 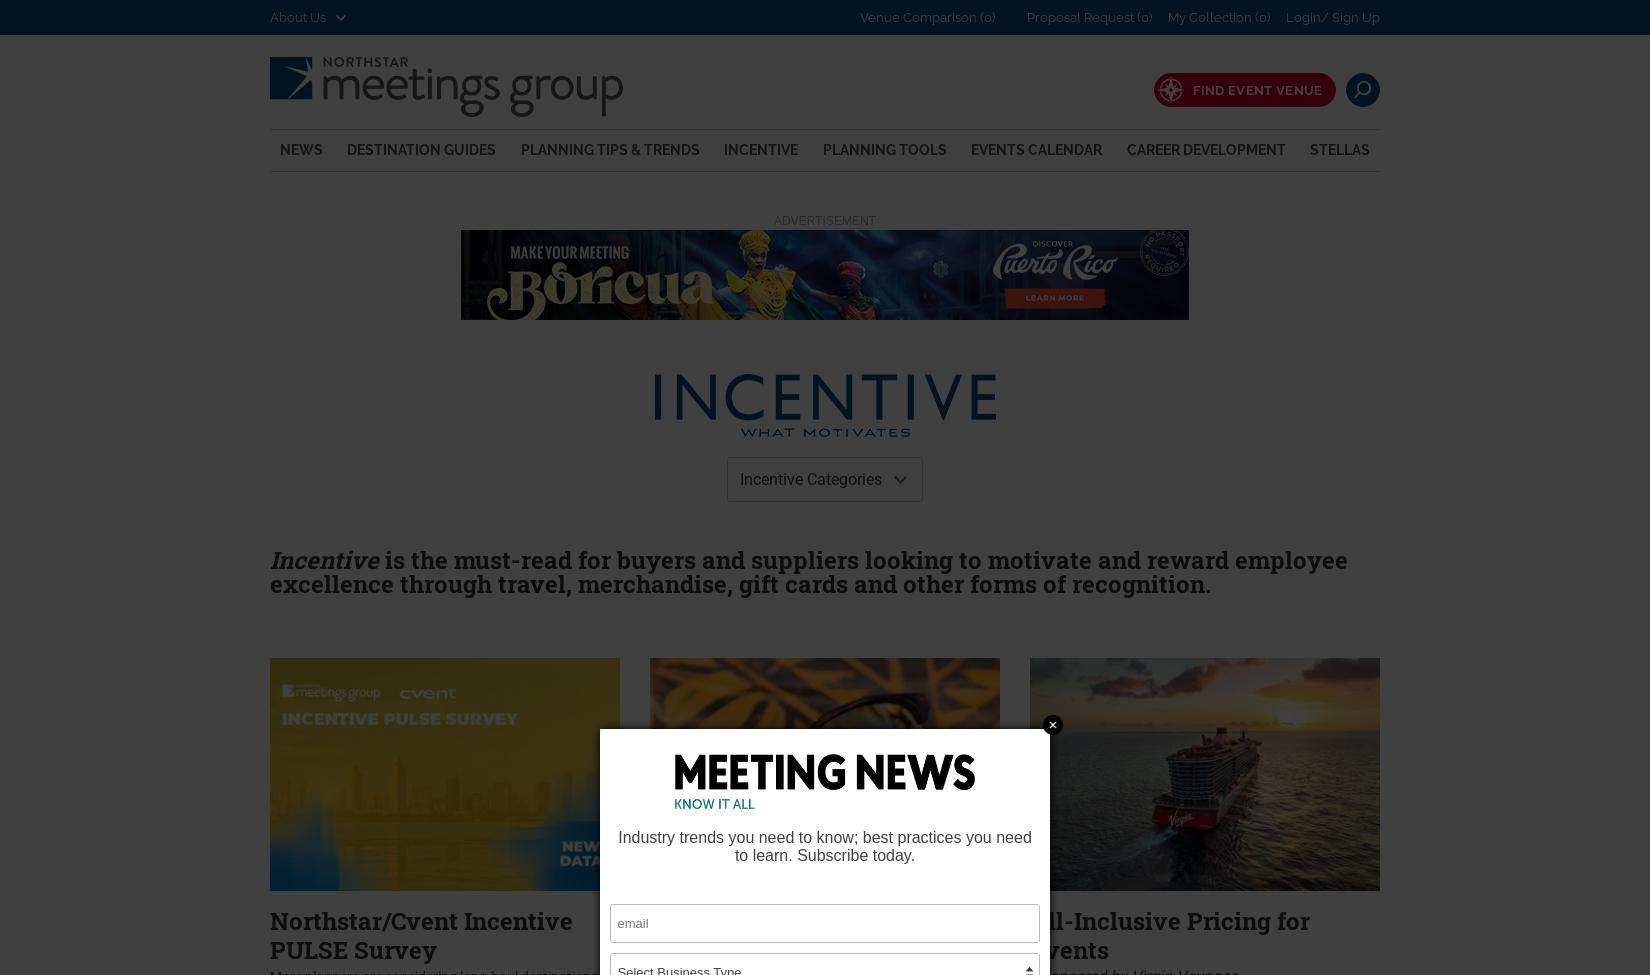 I want to click on 'News', so click(x=301, y=147).